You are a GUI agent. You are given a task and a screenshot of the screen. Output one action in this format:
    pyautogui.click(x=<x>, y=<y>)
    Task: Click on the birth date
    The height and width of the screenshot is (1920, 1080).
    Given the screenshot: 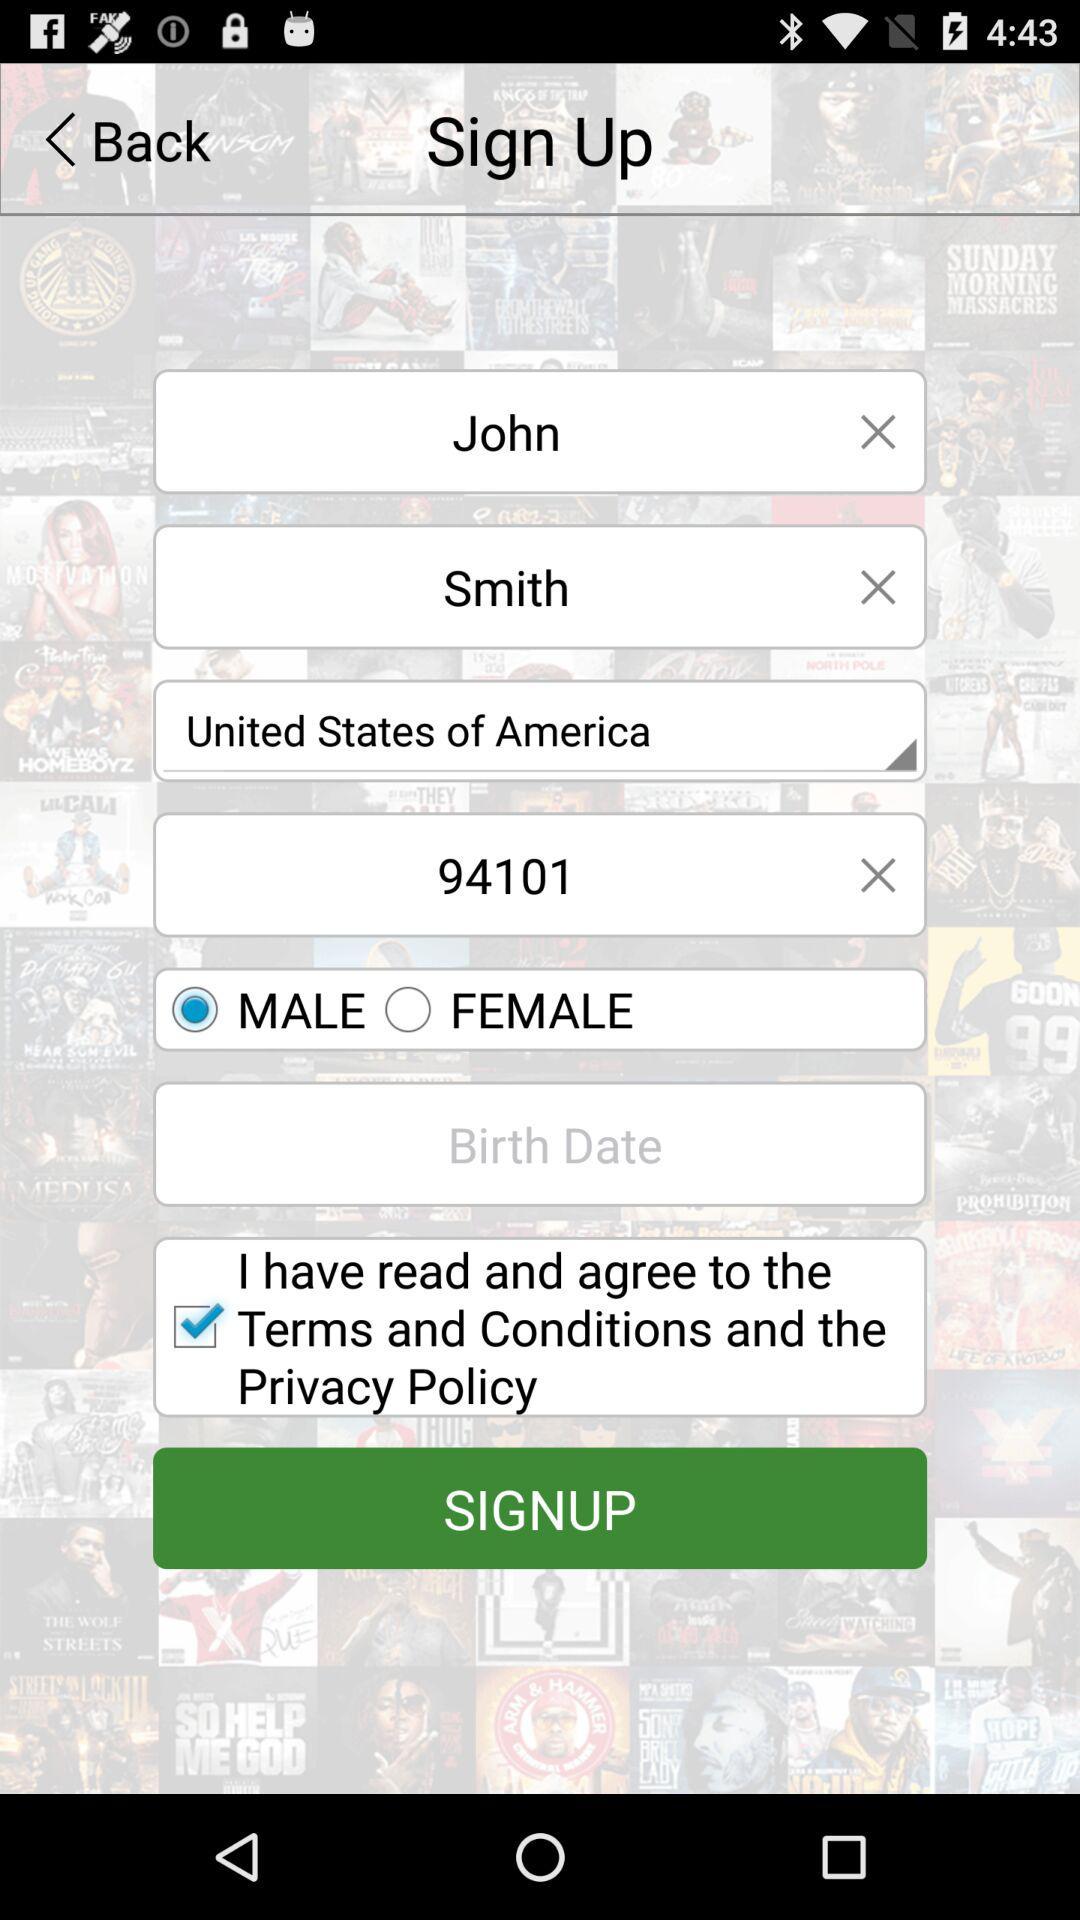 What is the action you would take?
    pyautogui.click(x=540, y=1144)
    